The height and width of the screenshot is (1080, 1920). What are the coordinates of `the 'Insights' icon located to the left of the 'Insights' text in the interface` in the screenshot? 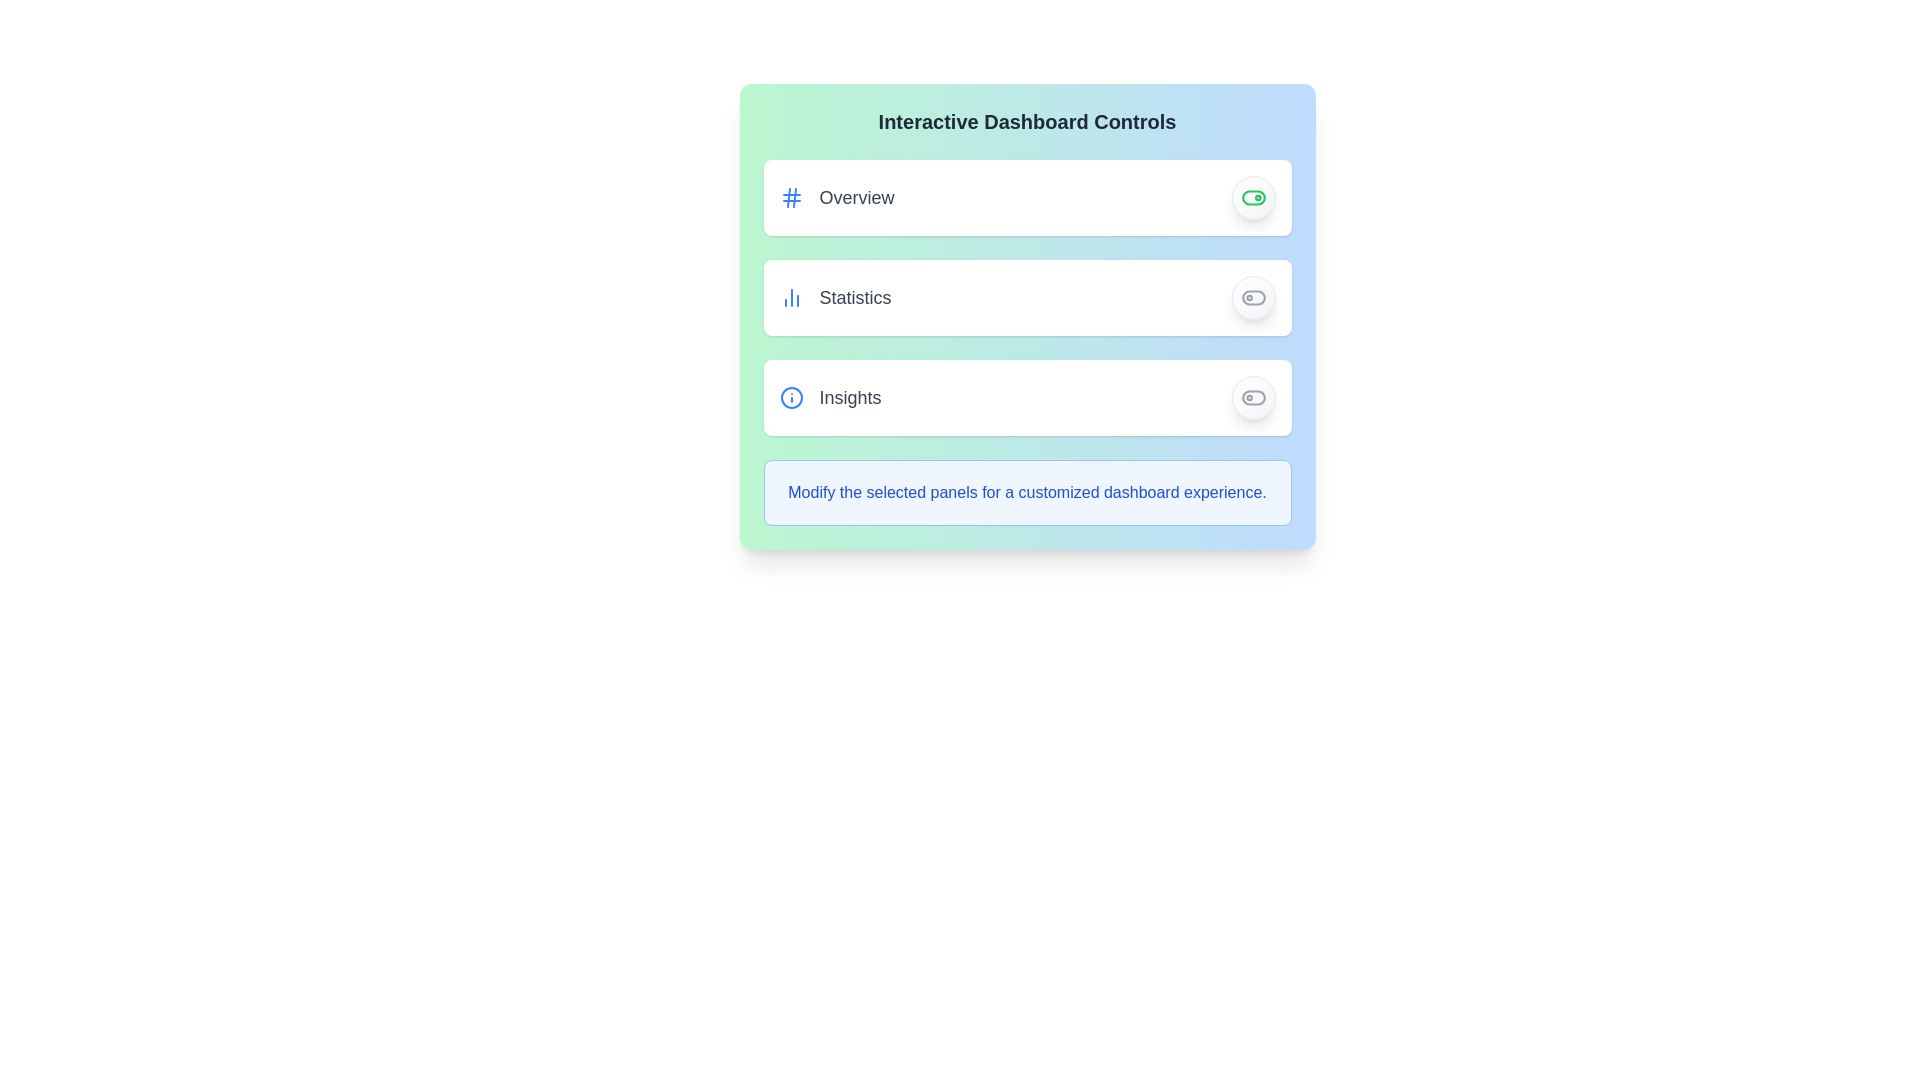 It's located at (790, 397).